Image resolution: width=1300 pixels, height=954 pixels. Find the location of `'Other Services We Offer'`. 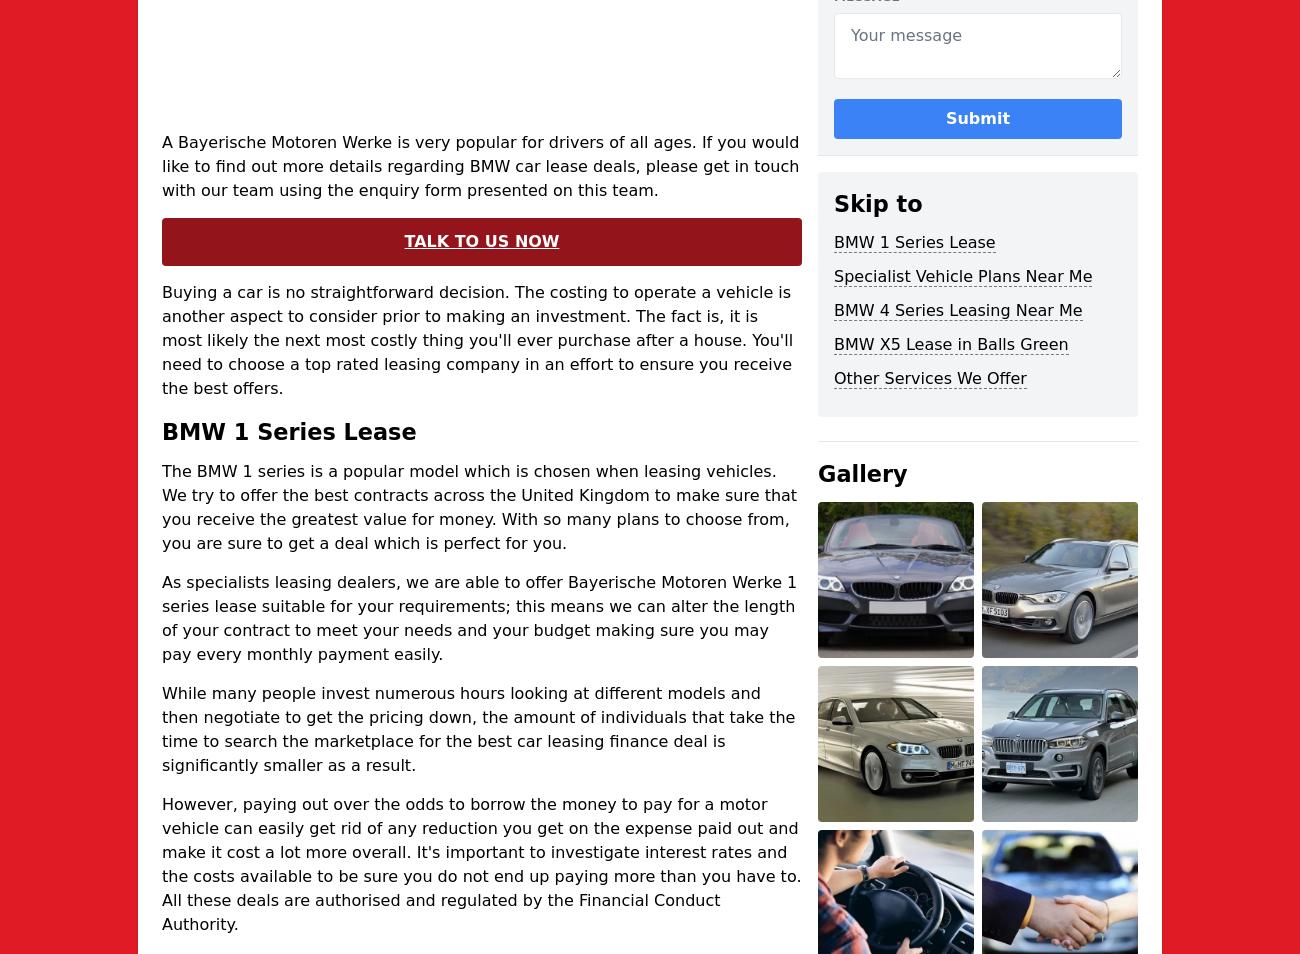

'Other Services We Offer' is located at coordinates (930, 378).